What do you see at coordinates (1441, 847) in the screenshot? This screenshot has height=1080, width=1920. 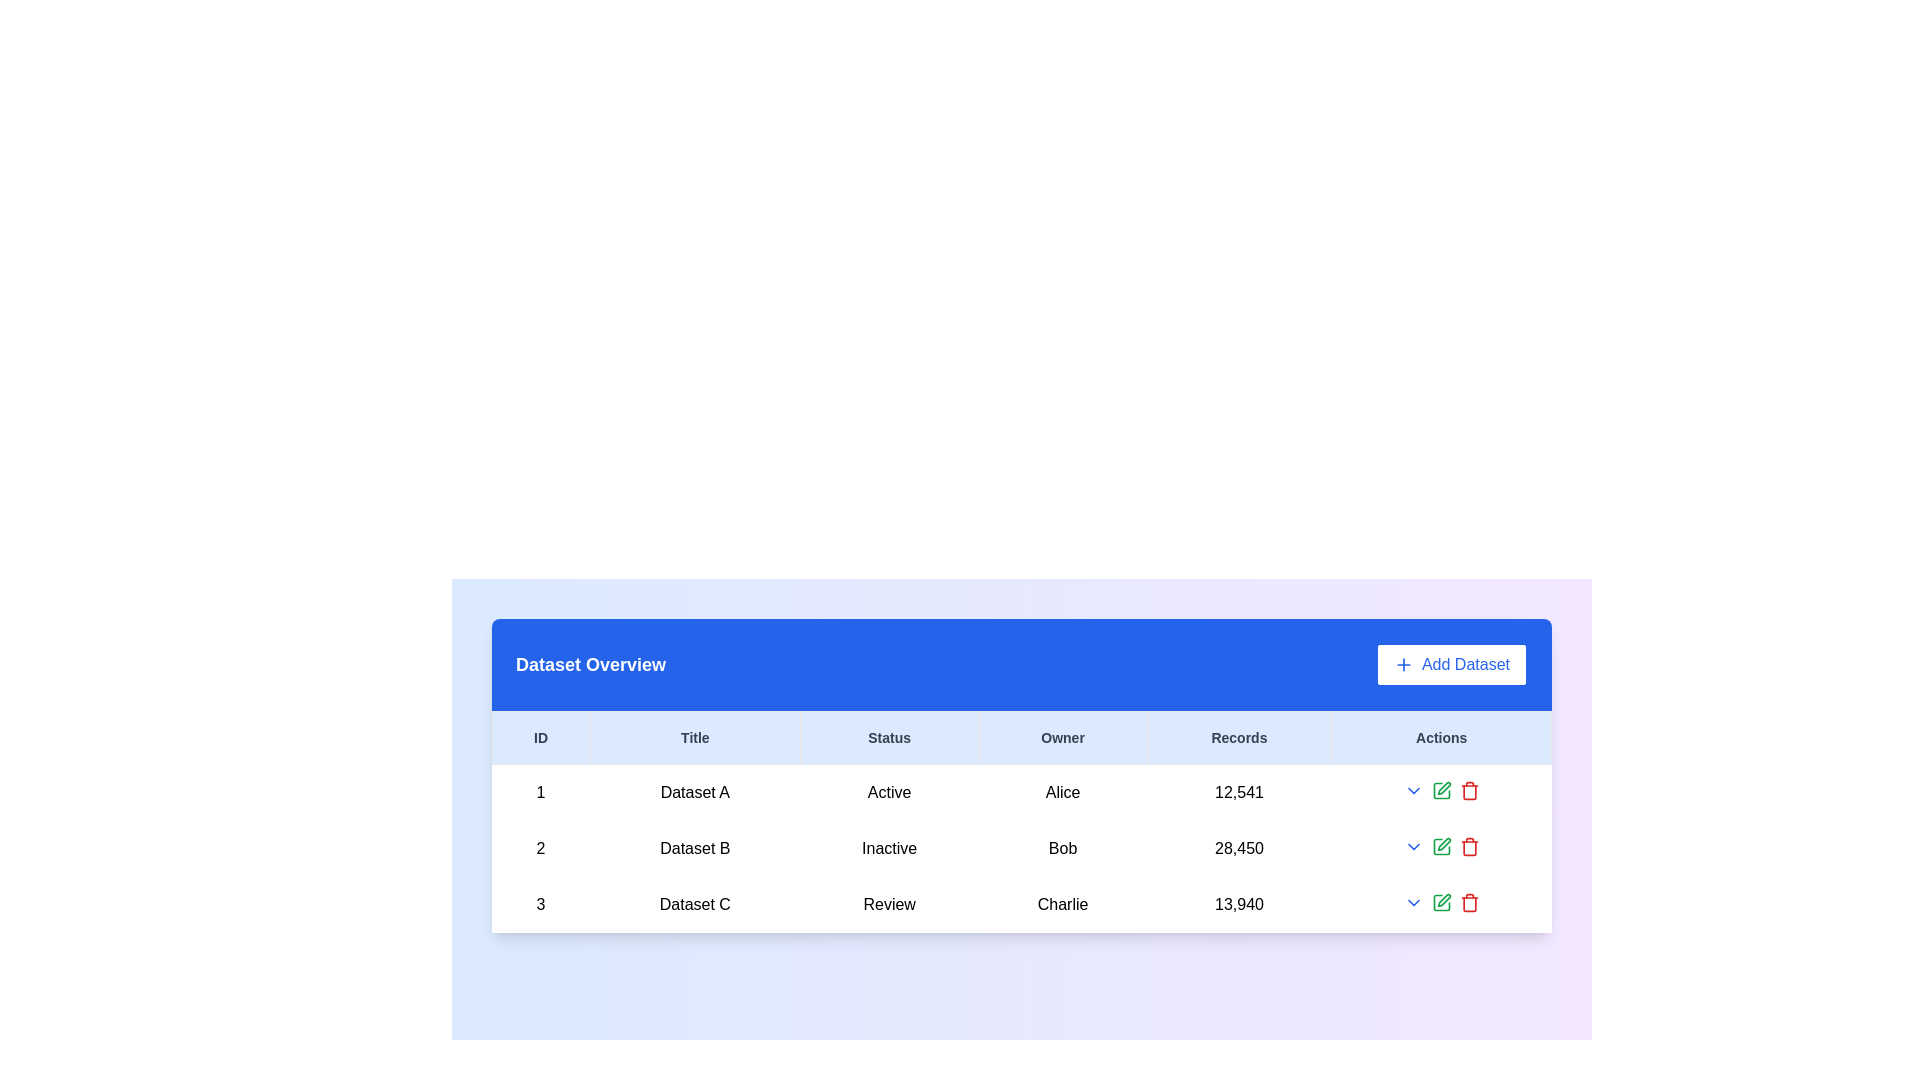 I see `the SVG icon resembling a square or rectangle with rounded features located in the 'Actions' column of the second row in the table for 'Dataset B'` at bounding box center [1441, 847].